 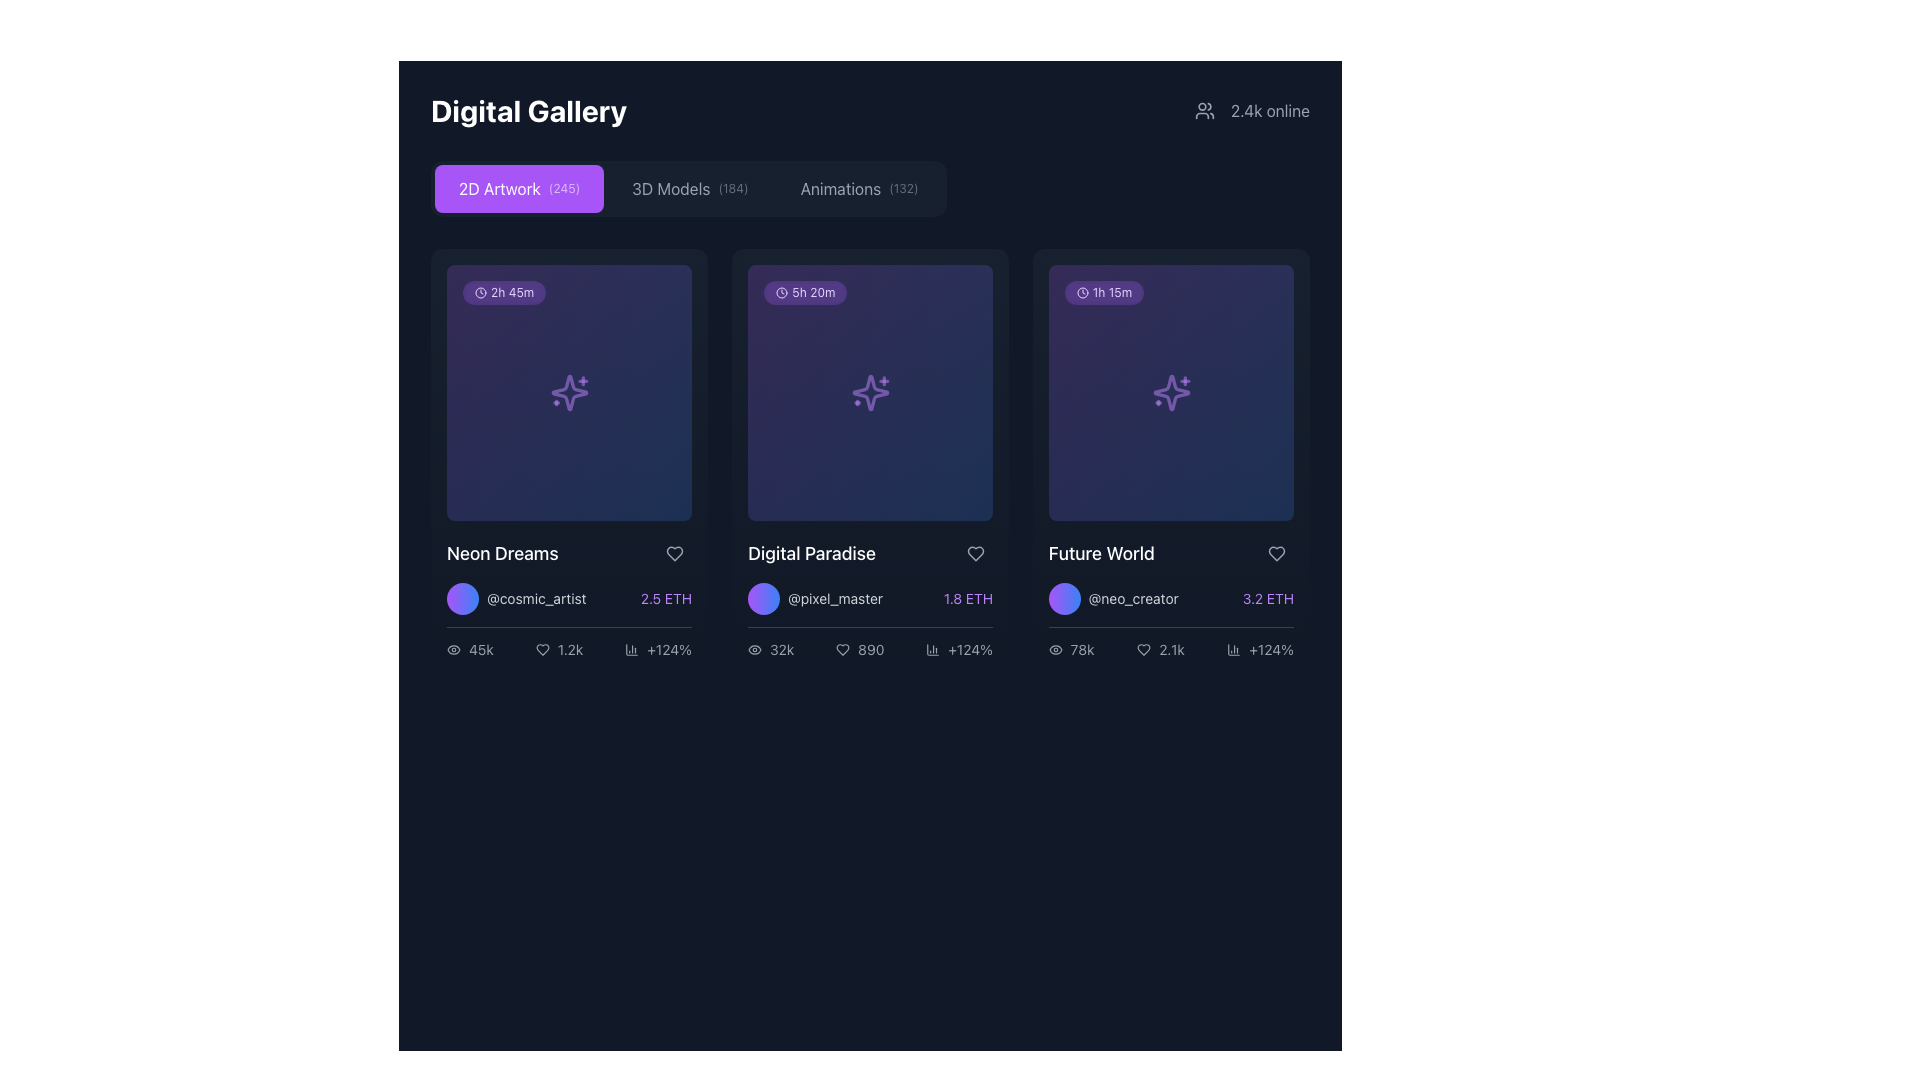 I want to click on text content of the label displaying '1.8 ETH' in light purple color, located in the lower-right section below the 'Digital Paradise' card, so click(x=968, y=597).